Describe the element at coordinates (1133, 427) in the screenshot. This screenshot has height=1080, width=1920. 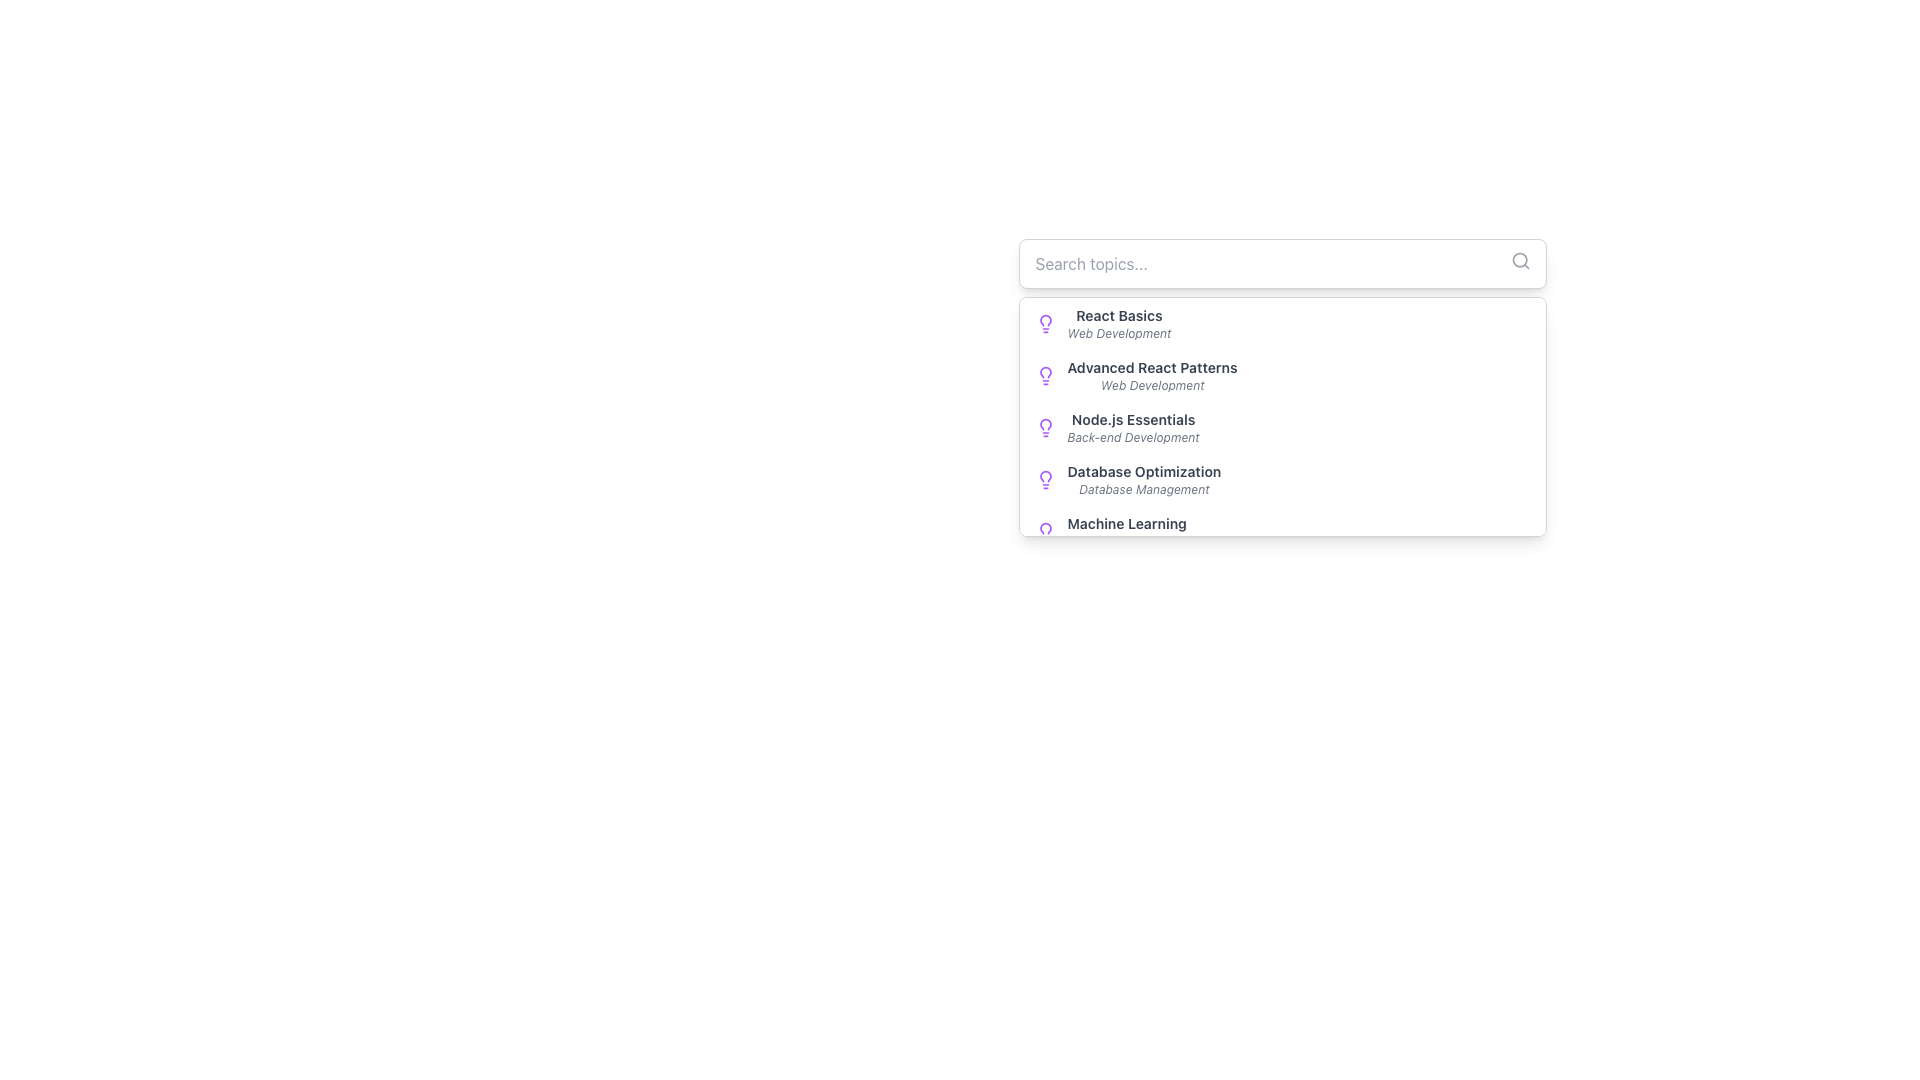
I see `the 'Node.js Essentials' list item` at that location.